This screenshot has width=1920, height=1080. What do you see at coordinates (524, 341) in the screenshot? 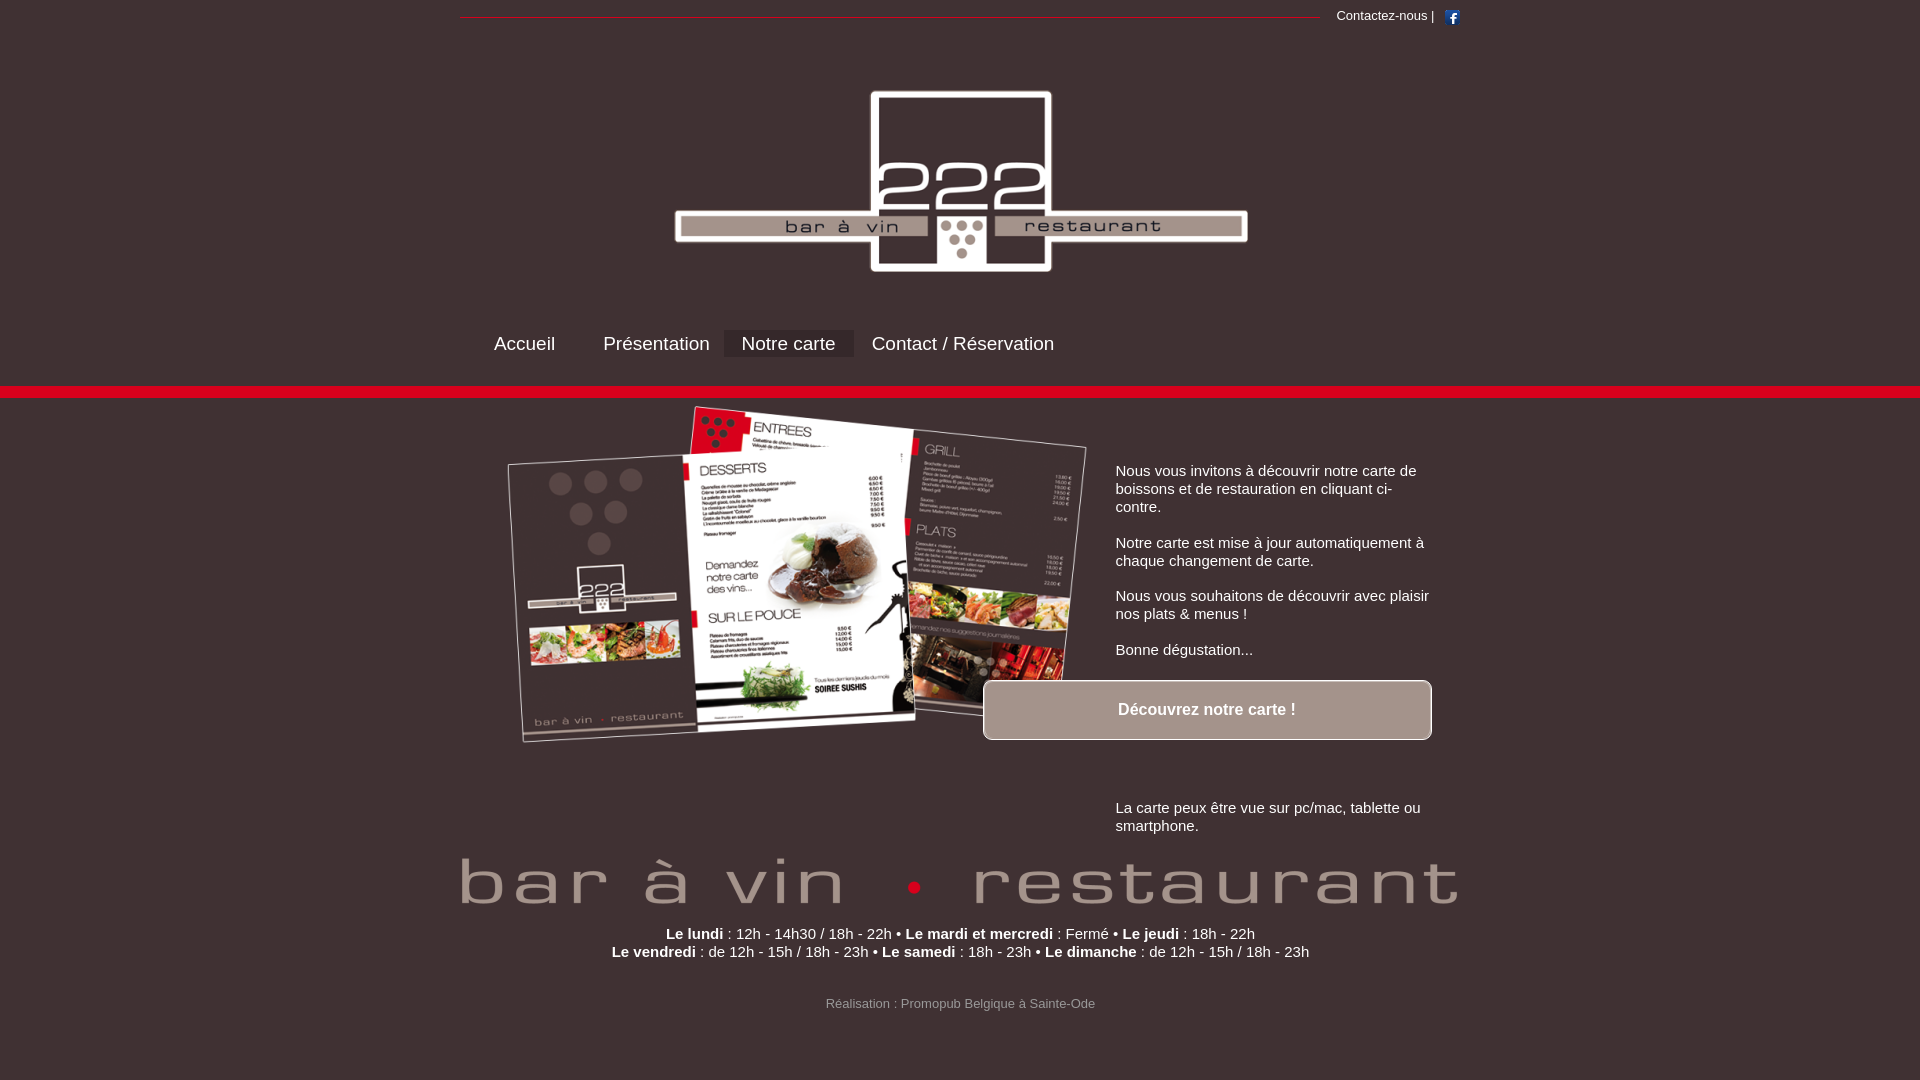
I see `'Accueil'` at bounding box center [524, 341].